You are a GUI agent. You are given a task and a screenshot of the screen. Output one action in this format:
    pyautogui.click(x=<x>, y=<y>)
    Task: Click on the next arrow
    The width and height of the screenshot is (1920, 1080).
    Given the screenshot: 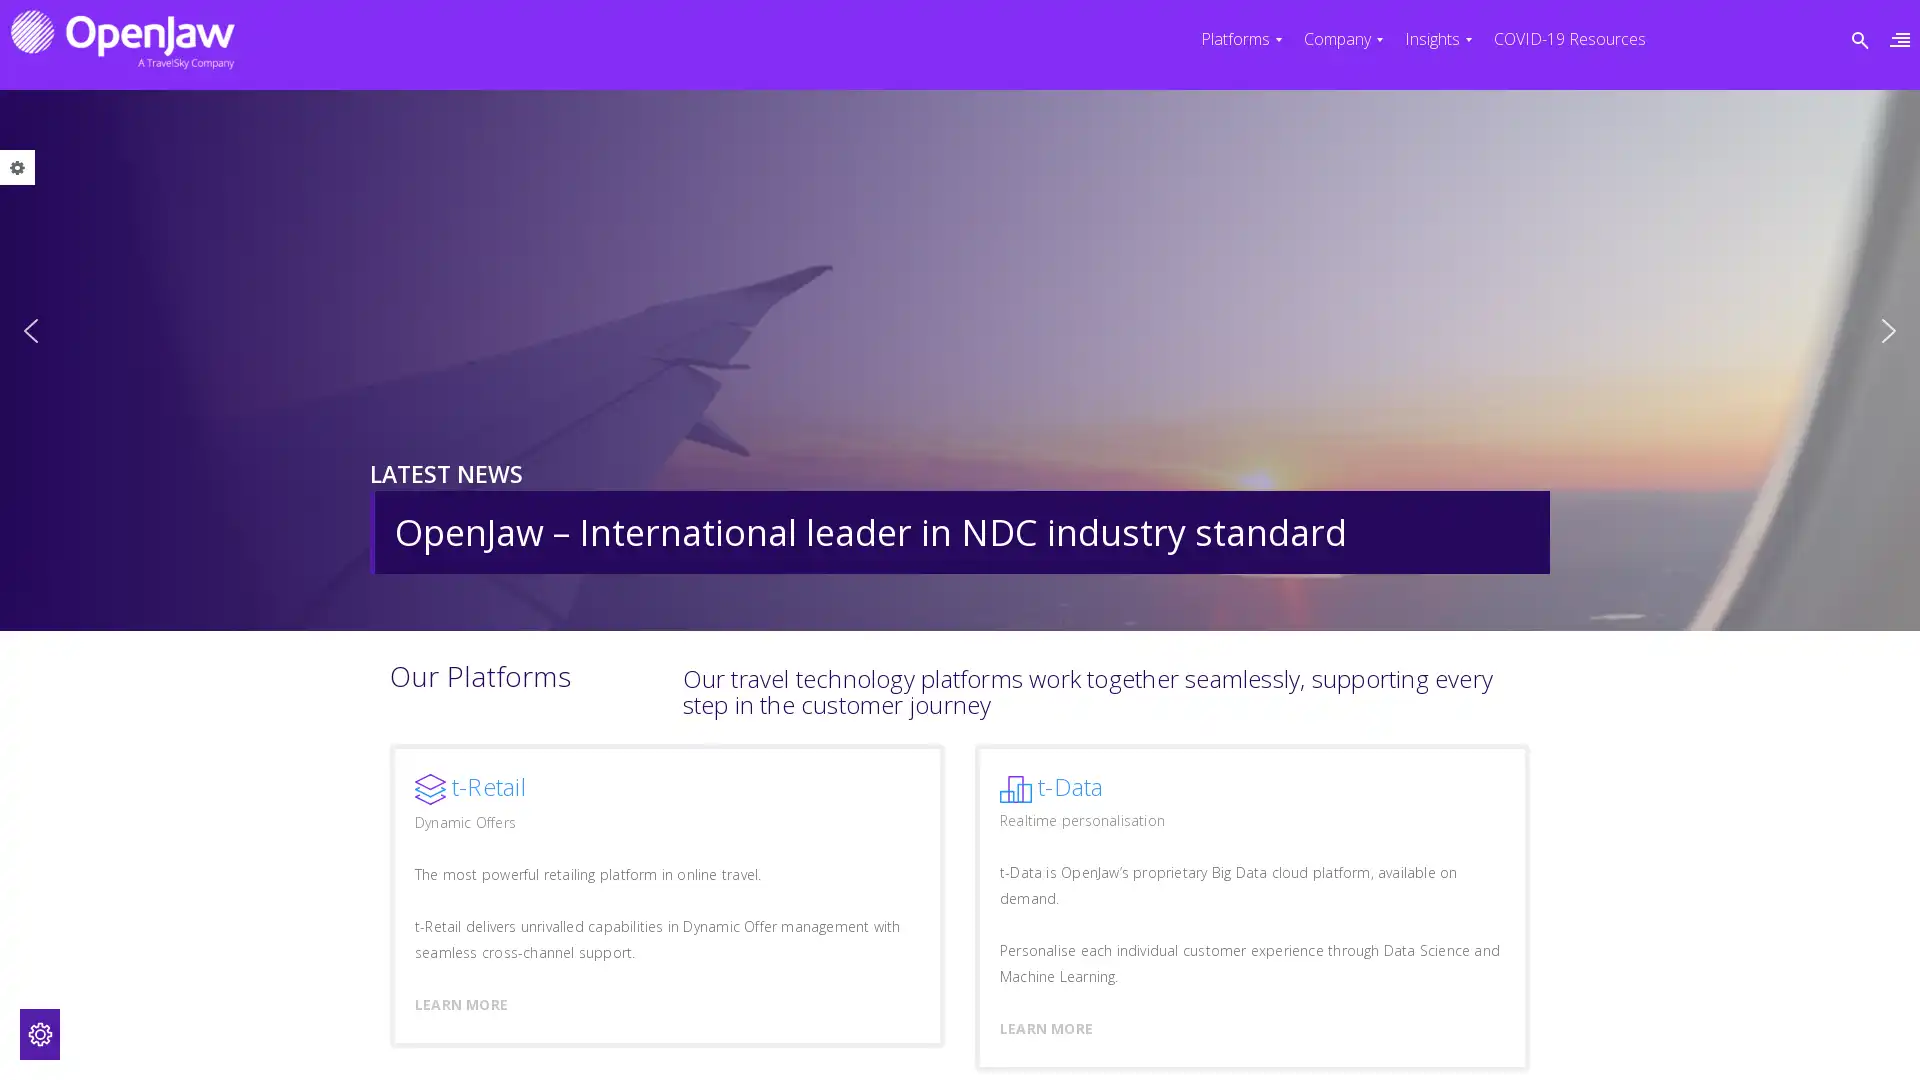 What is the action you would take?
    pyautogui.click(x=1888, y=330)
    